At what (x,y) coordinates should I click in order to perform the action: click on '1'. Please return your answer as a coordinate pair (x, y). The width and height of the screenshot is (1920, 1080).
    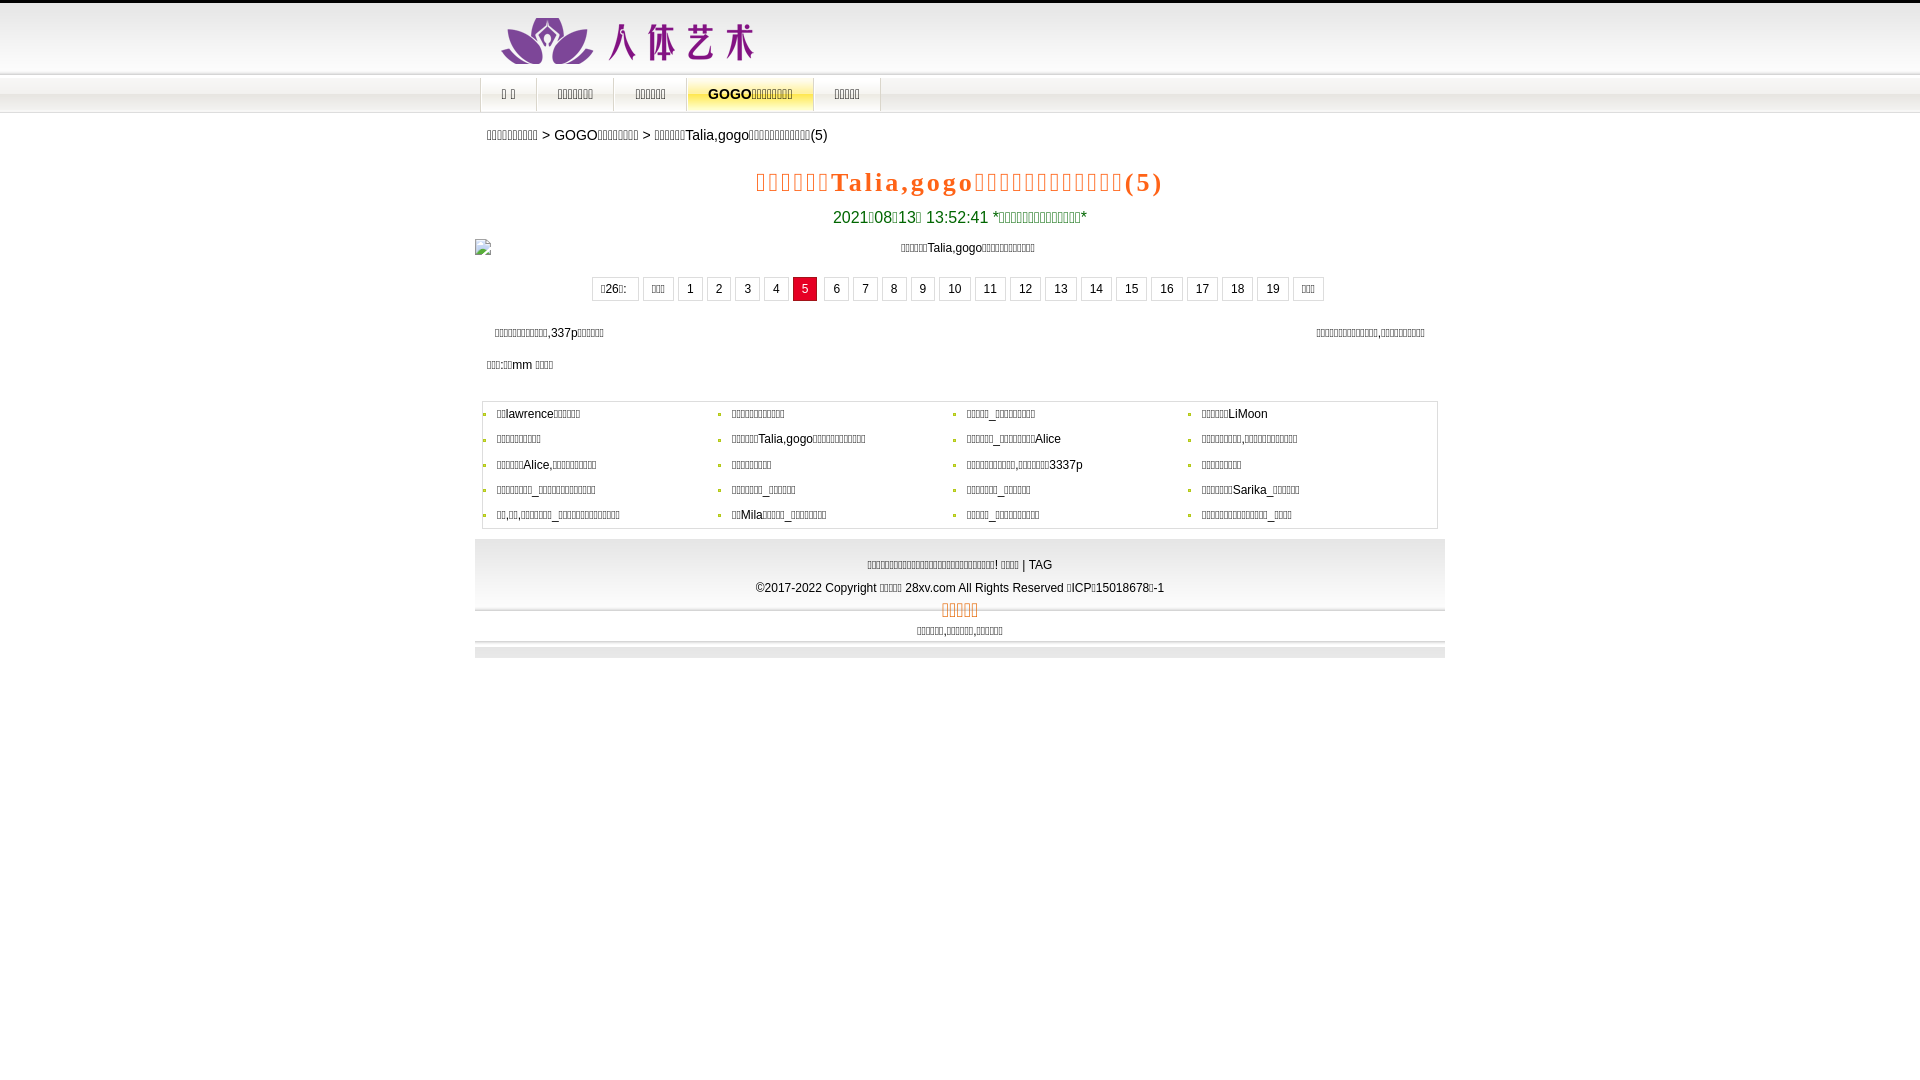
    Looking at the image, I should click on (690, 289).